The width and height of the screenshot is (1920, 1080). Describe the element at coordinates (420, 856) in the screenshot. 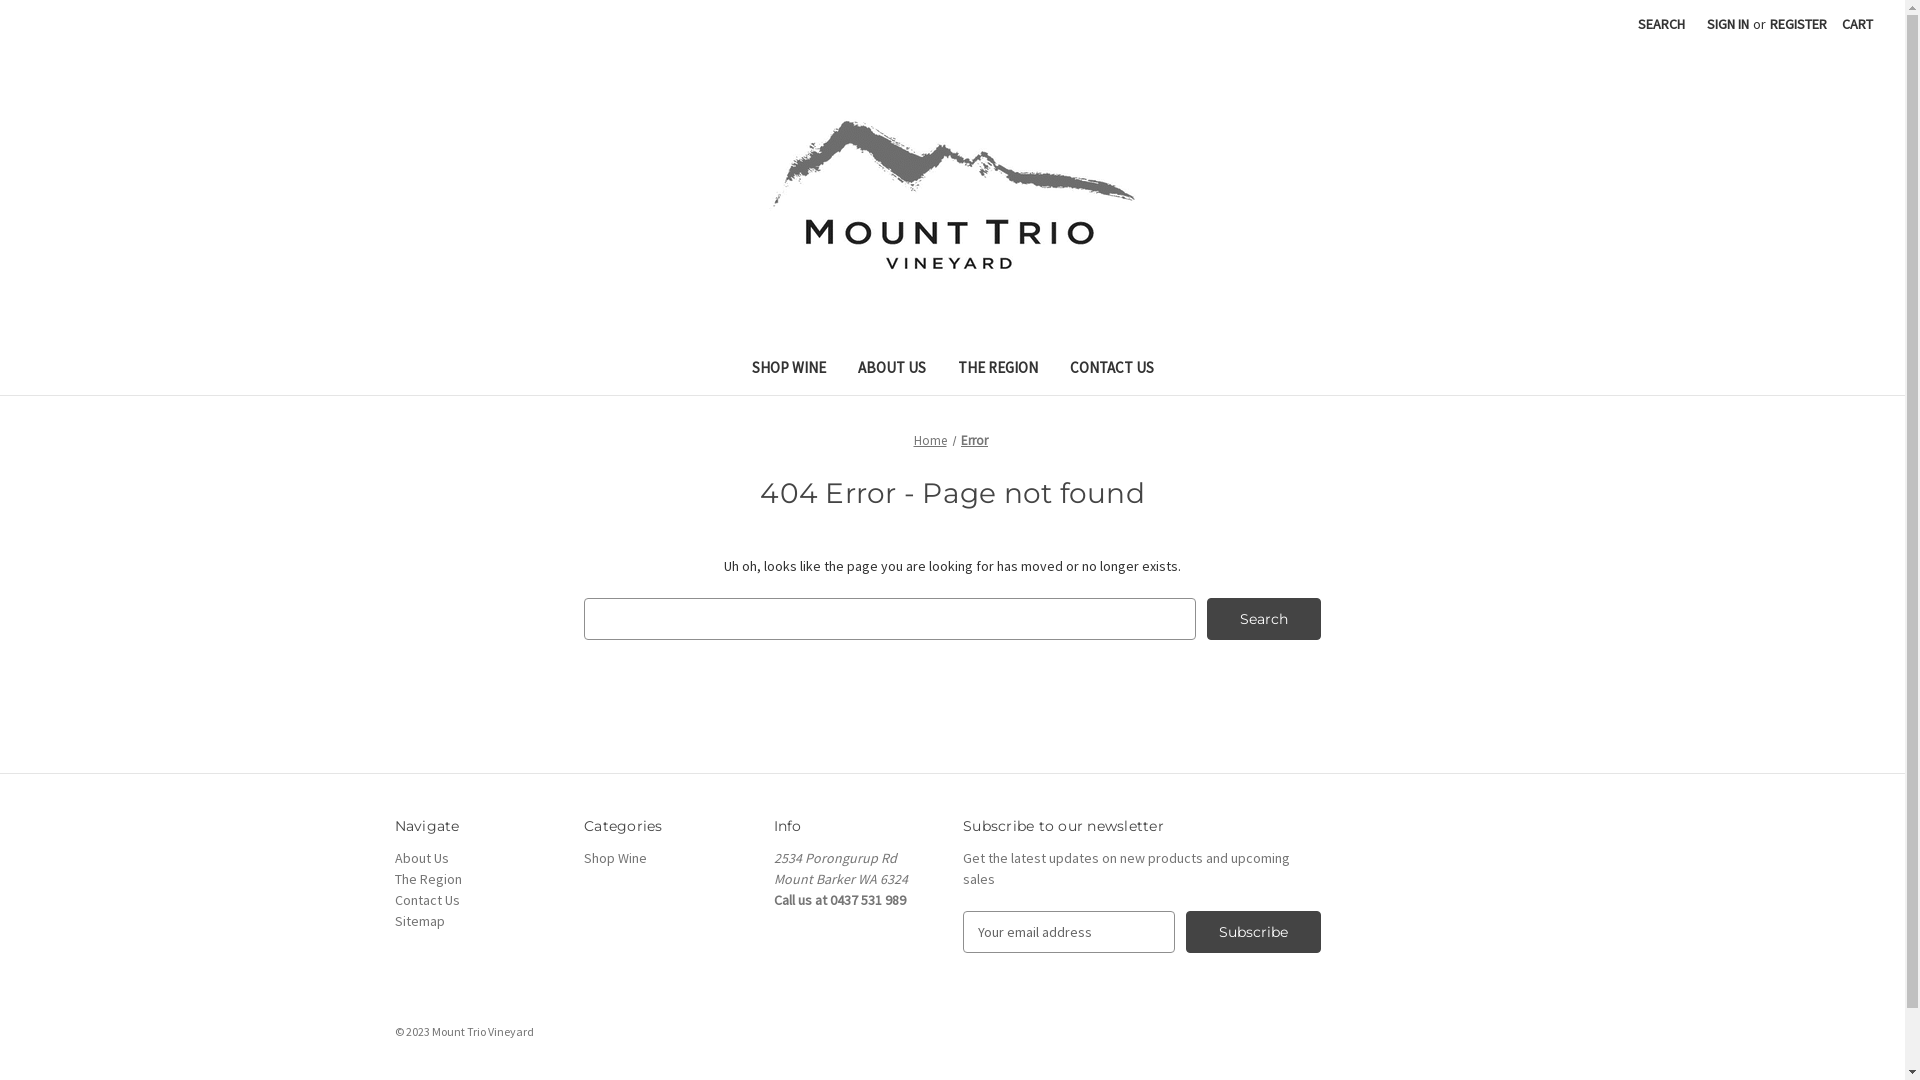

I see `'About Us'` at that location.